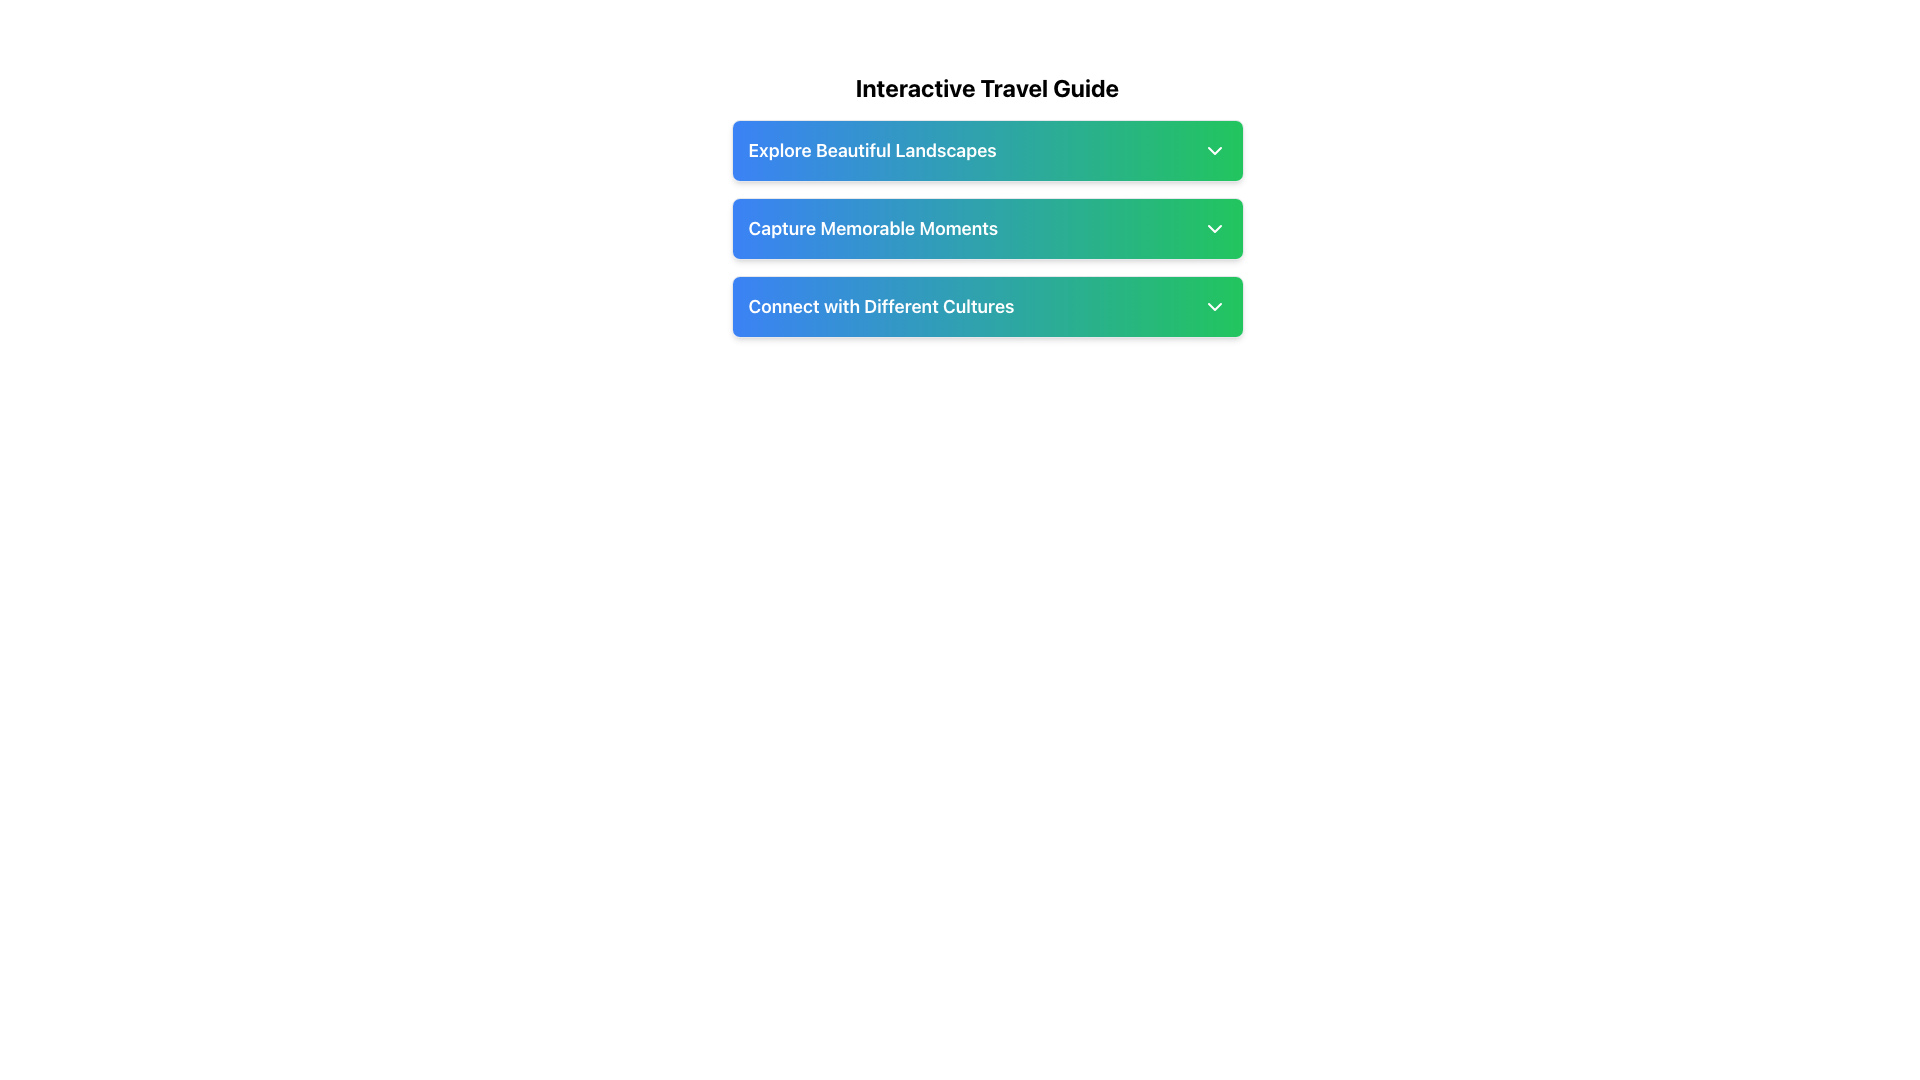  What do you see at coordinates (987, 227) in the screenshot?
I see `the expandable panel titled 'Capture Memorable Moments'` at bounding box center [987, 227].